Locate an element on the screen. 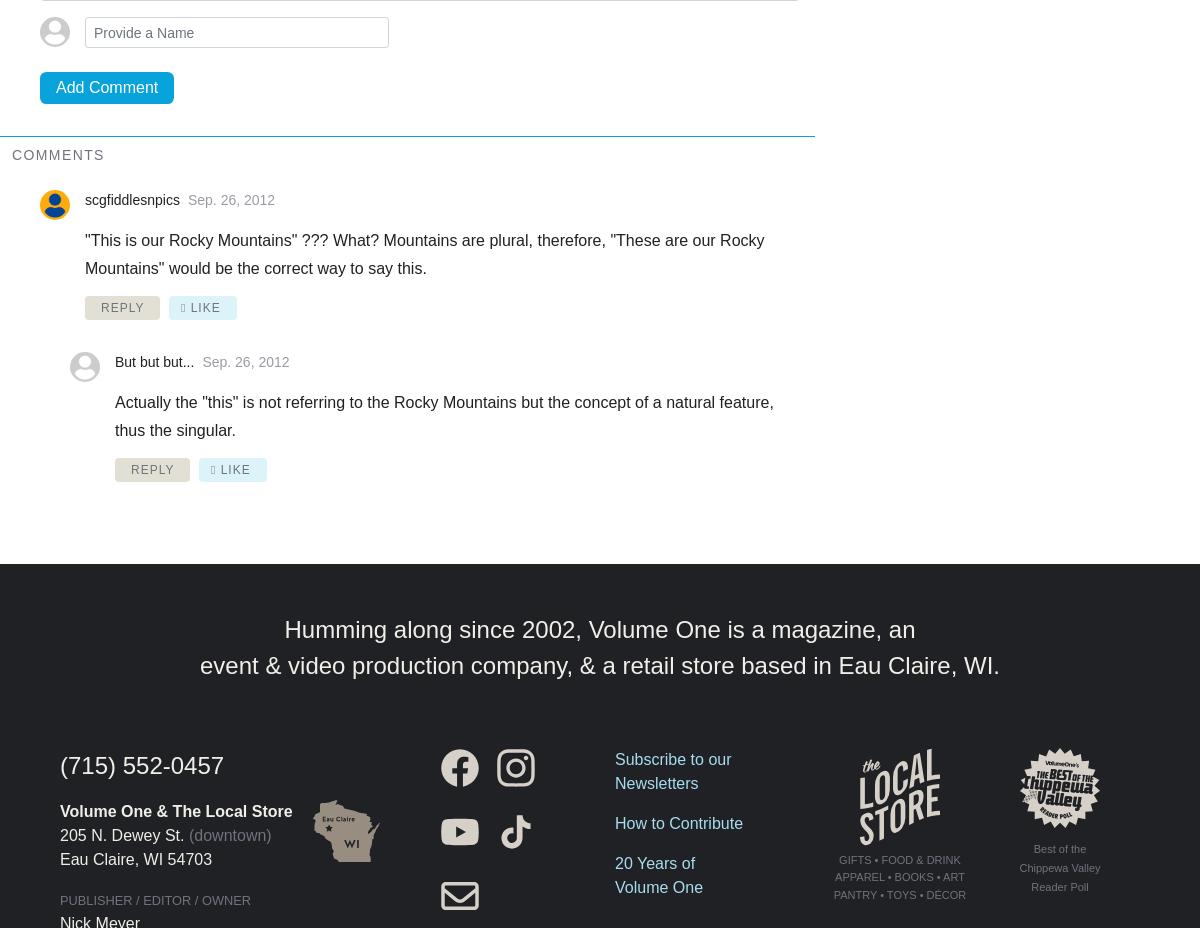  'Reader Poll' is located at coordinates (1058, 886).